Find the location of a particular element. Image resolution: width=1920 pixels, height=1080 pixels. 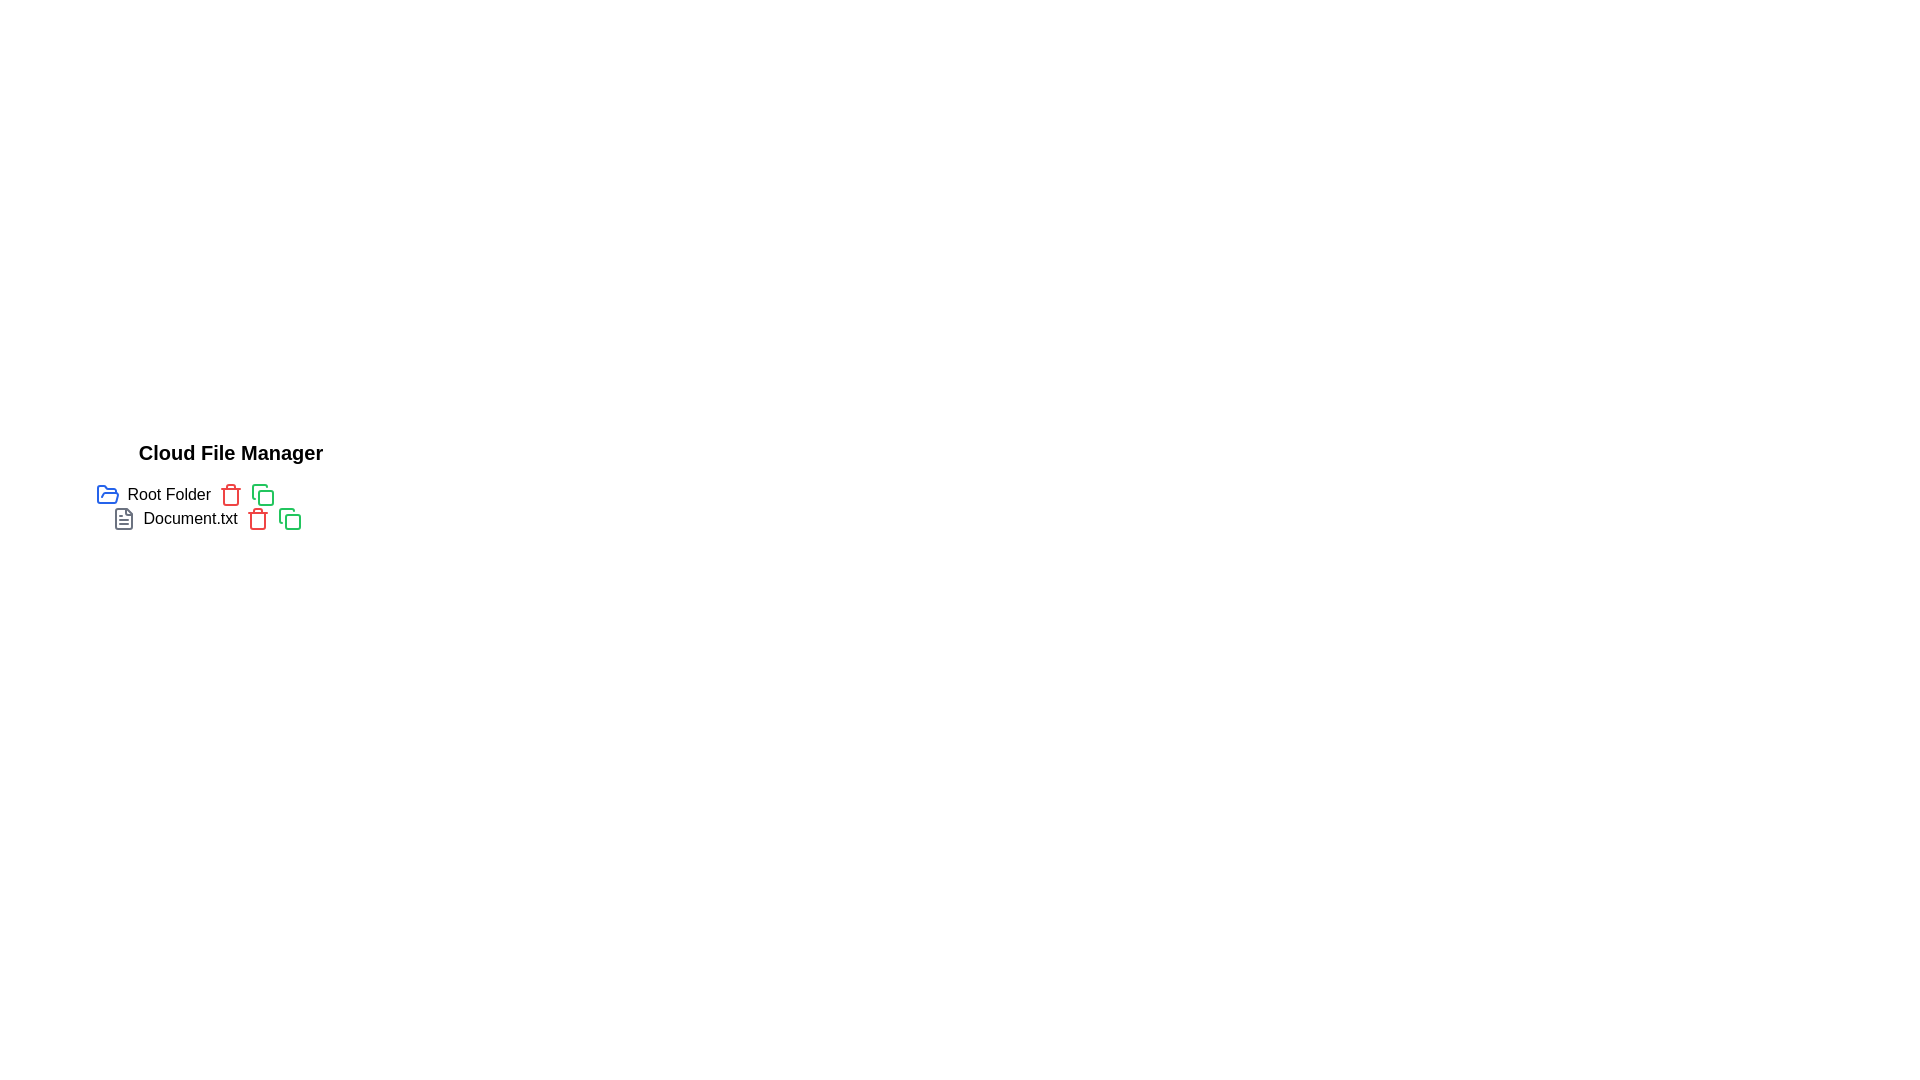

the trash icon outline that visually represents a trash or delete function, positioned to the right of the text label 'Document.txt' is located at coordinates (231, 496).